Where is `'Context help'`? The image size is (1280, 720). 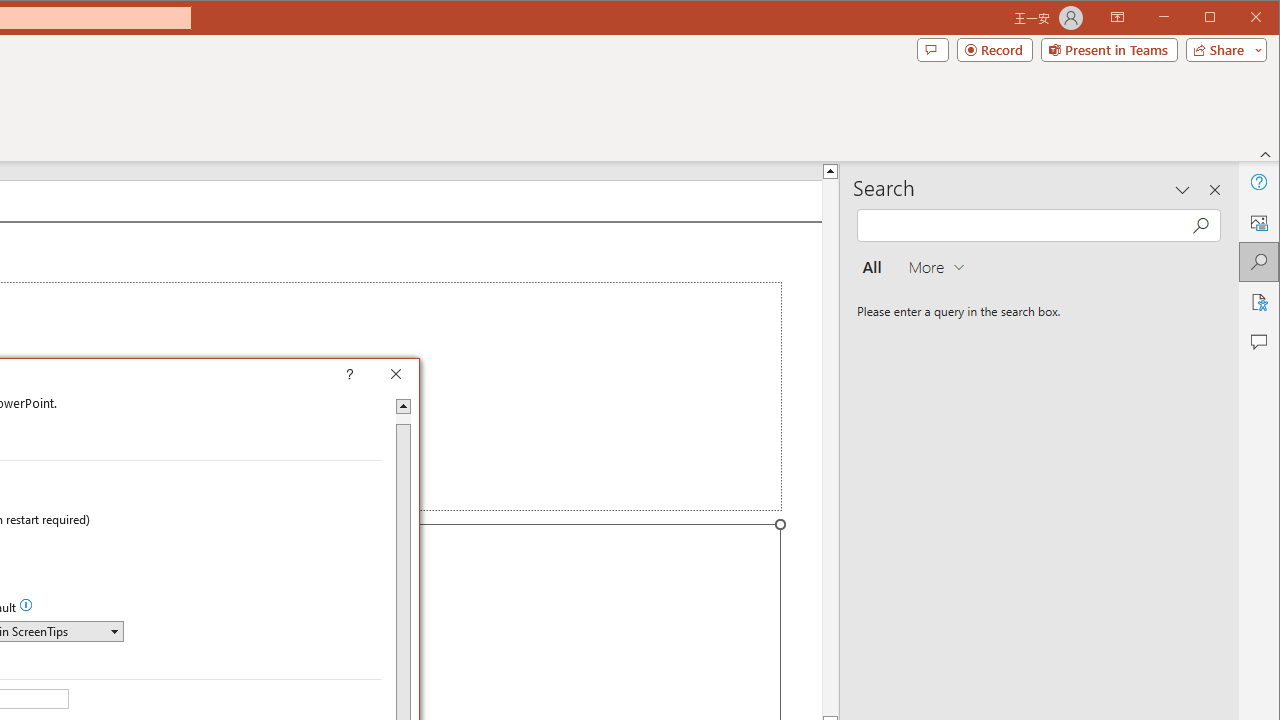 'Context help' is located at coordinates (378, 376).